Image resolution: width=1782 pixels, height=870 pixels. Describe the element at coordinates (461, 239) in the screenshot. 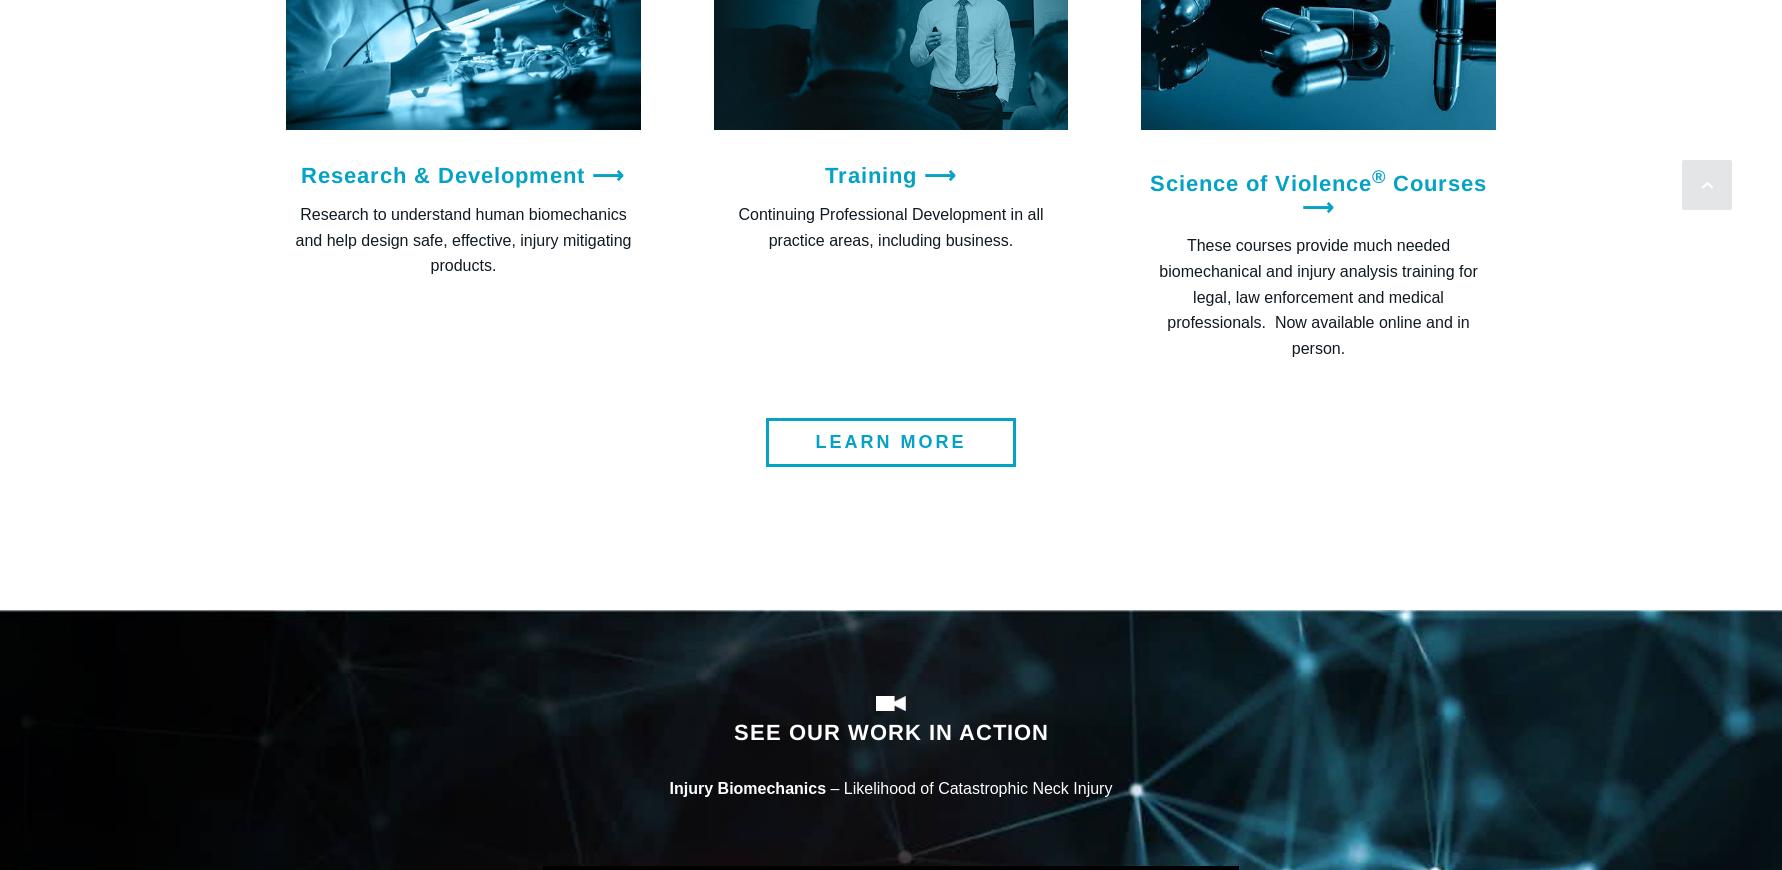

I see `'Research to understand human biomechanics and help design safe, effective, injury mitigating products.'` at that location.